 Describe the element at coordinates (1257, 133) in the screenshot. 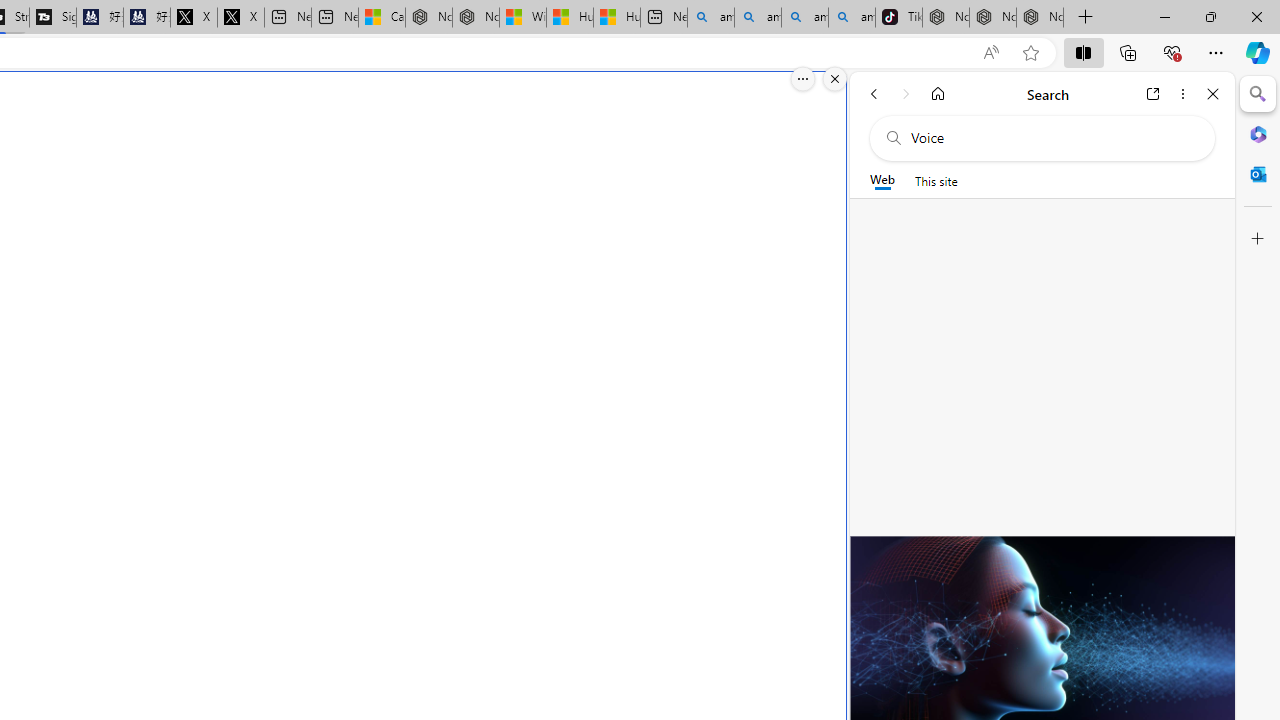

I see `'Microsoft 365'` at that location.